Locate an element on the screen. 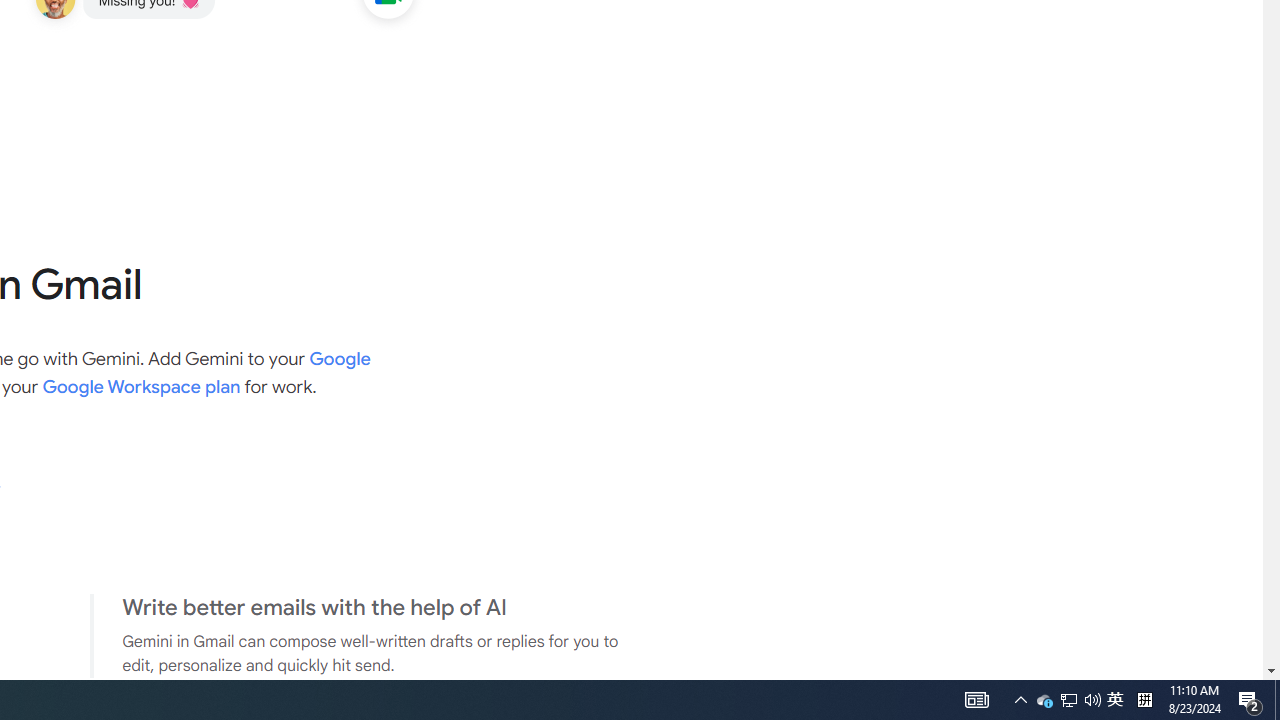  'User Promoted Notification Area' is located at coordinates (1044, 698).